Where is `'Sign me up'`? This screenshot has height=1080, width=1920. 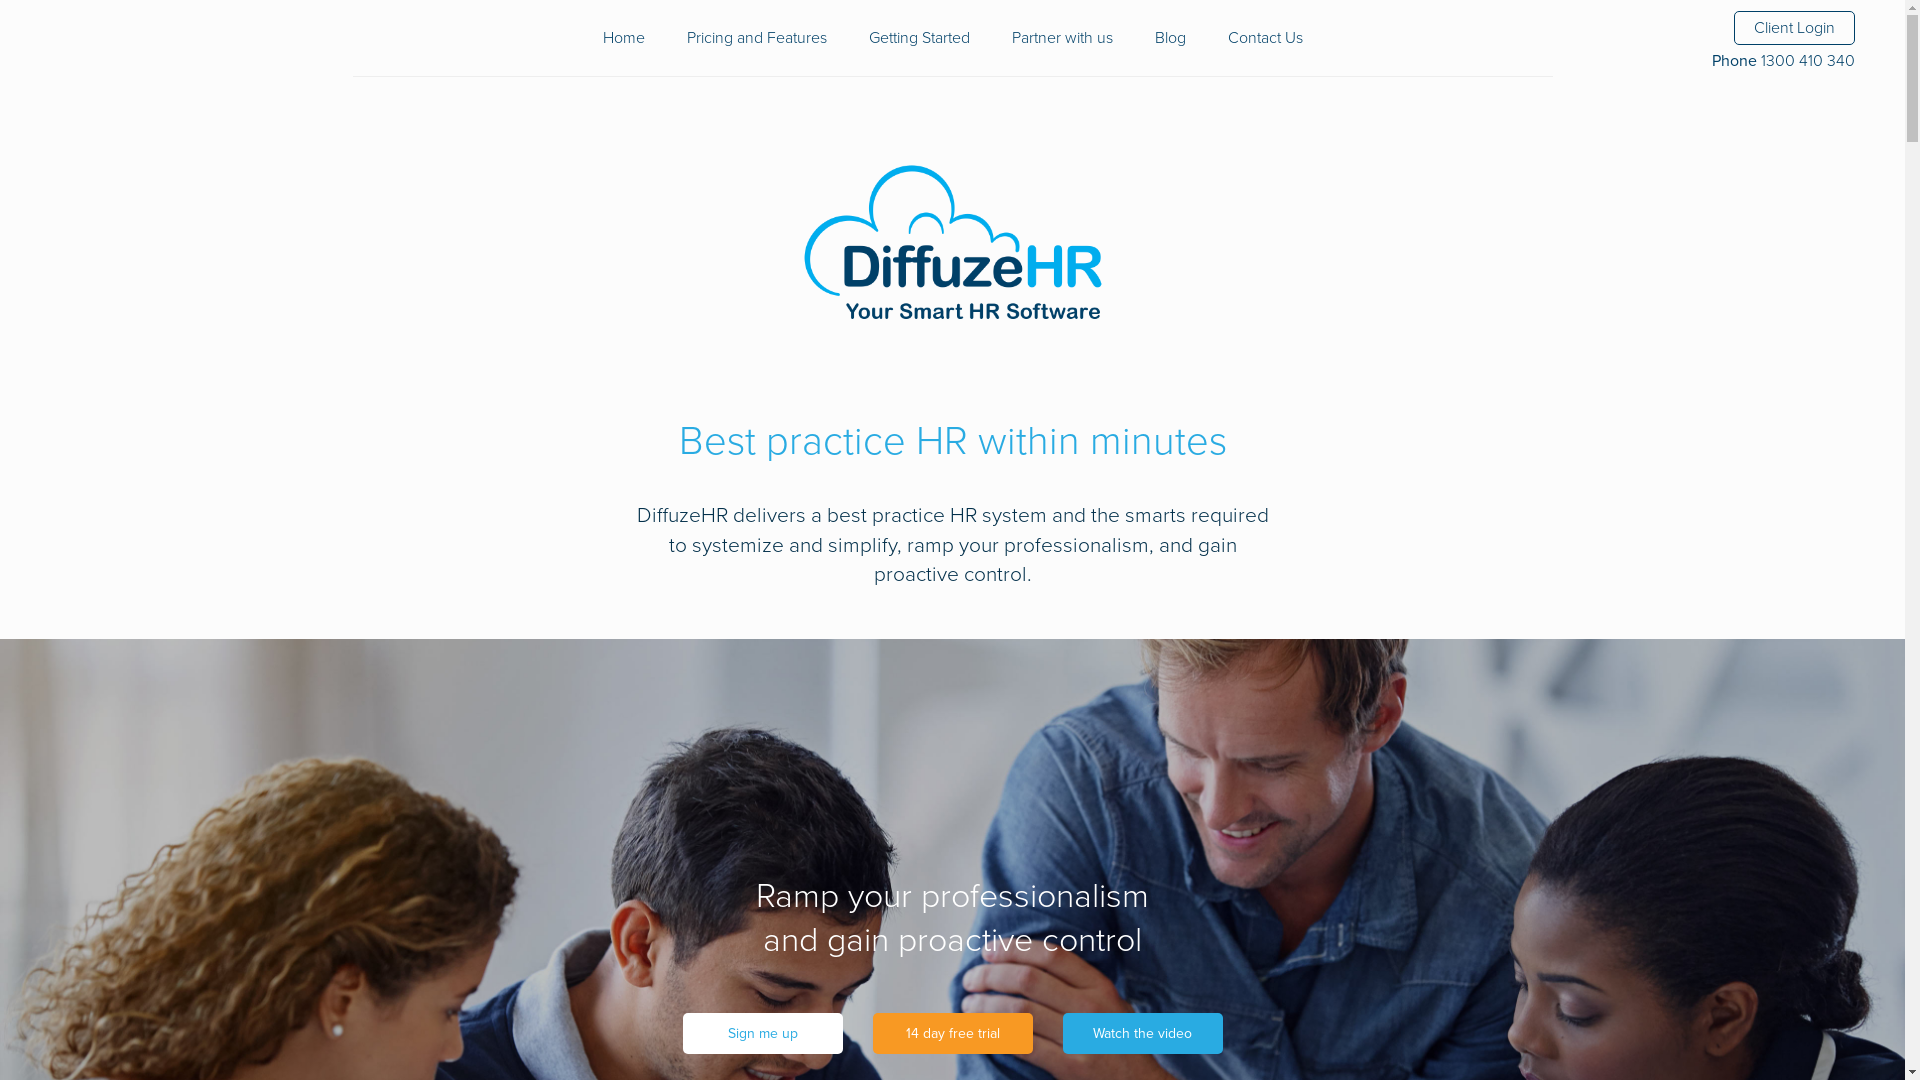 'Sign me up' is located at coordinates (761, 1033).